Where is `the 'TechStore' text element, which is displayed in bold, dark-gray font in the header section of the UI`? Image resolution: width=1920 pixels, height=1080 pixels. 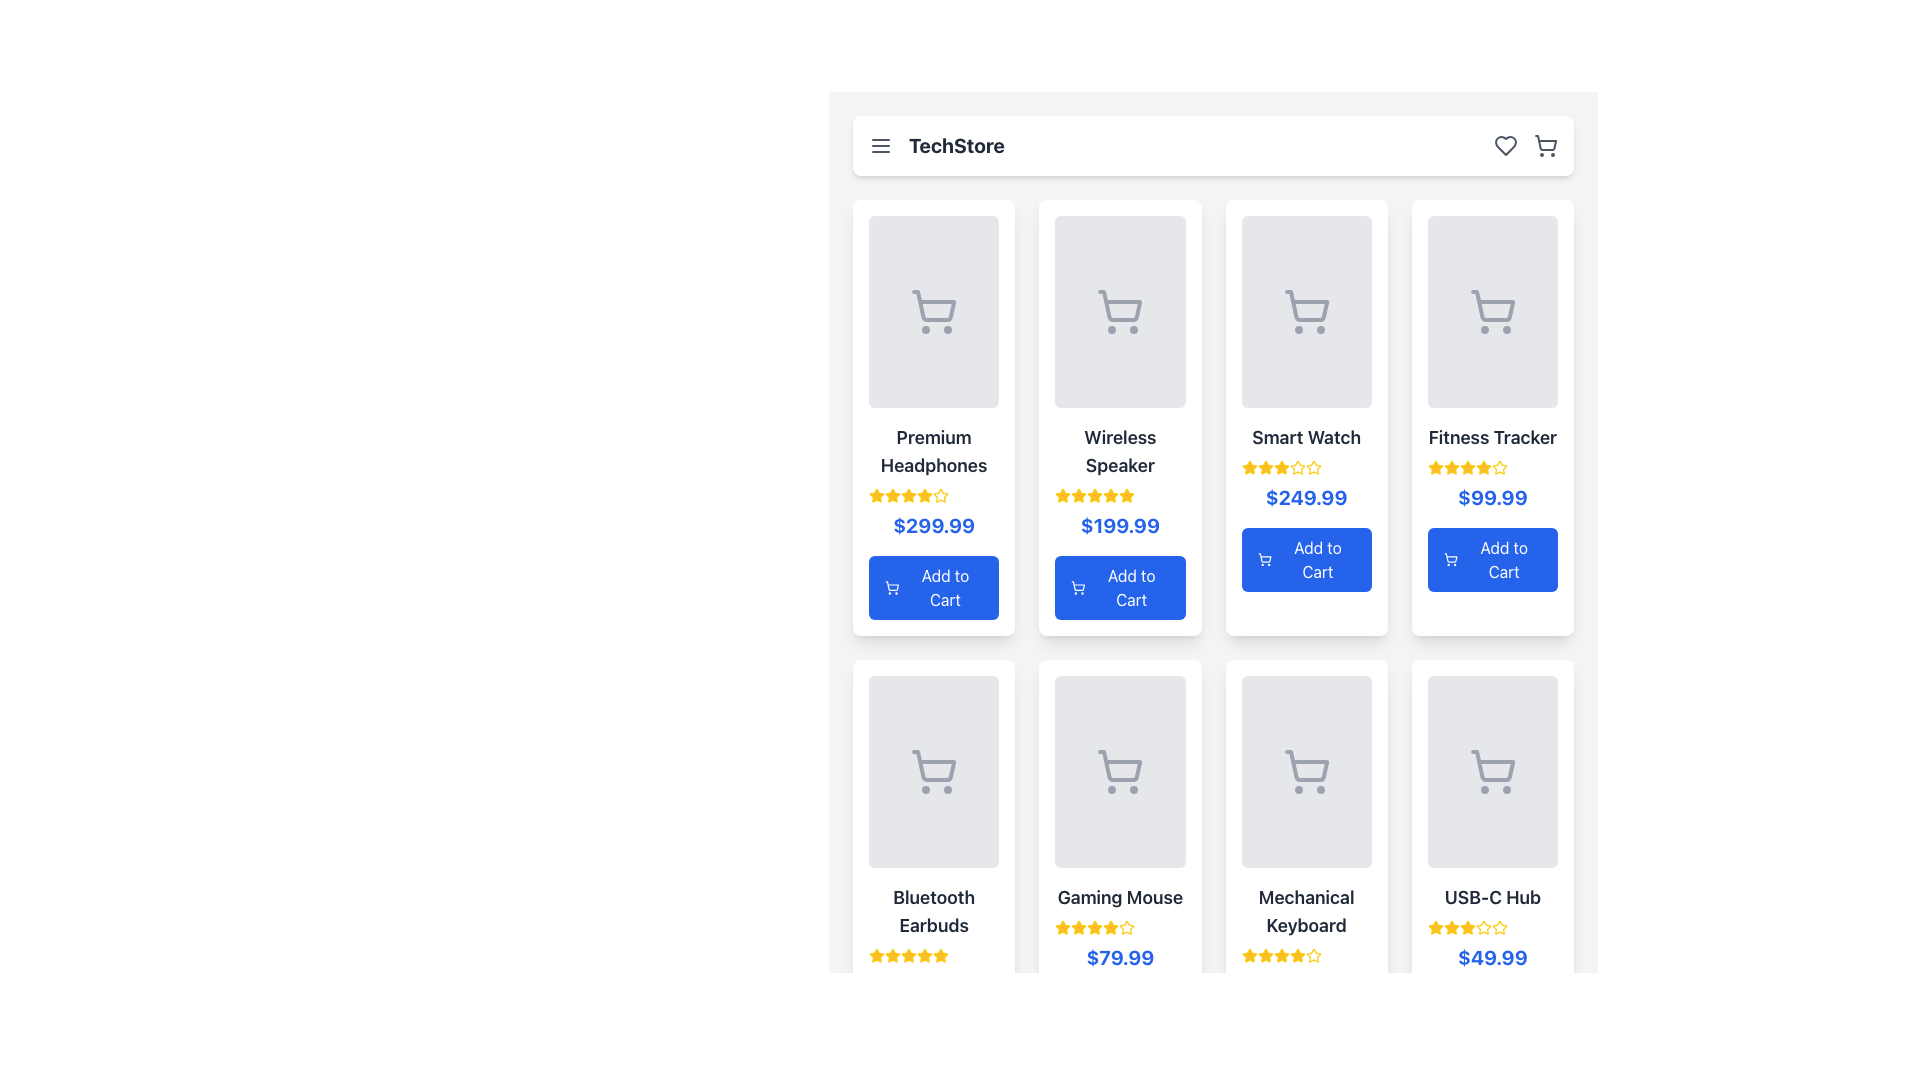
the 'TechStore' text element, which is displayed in bold, dark-gray font in the header section of the UI is located at coordinates (935, 145).